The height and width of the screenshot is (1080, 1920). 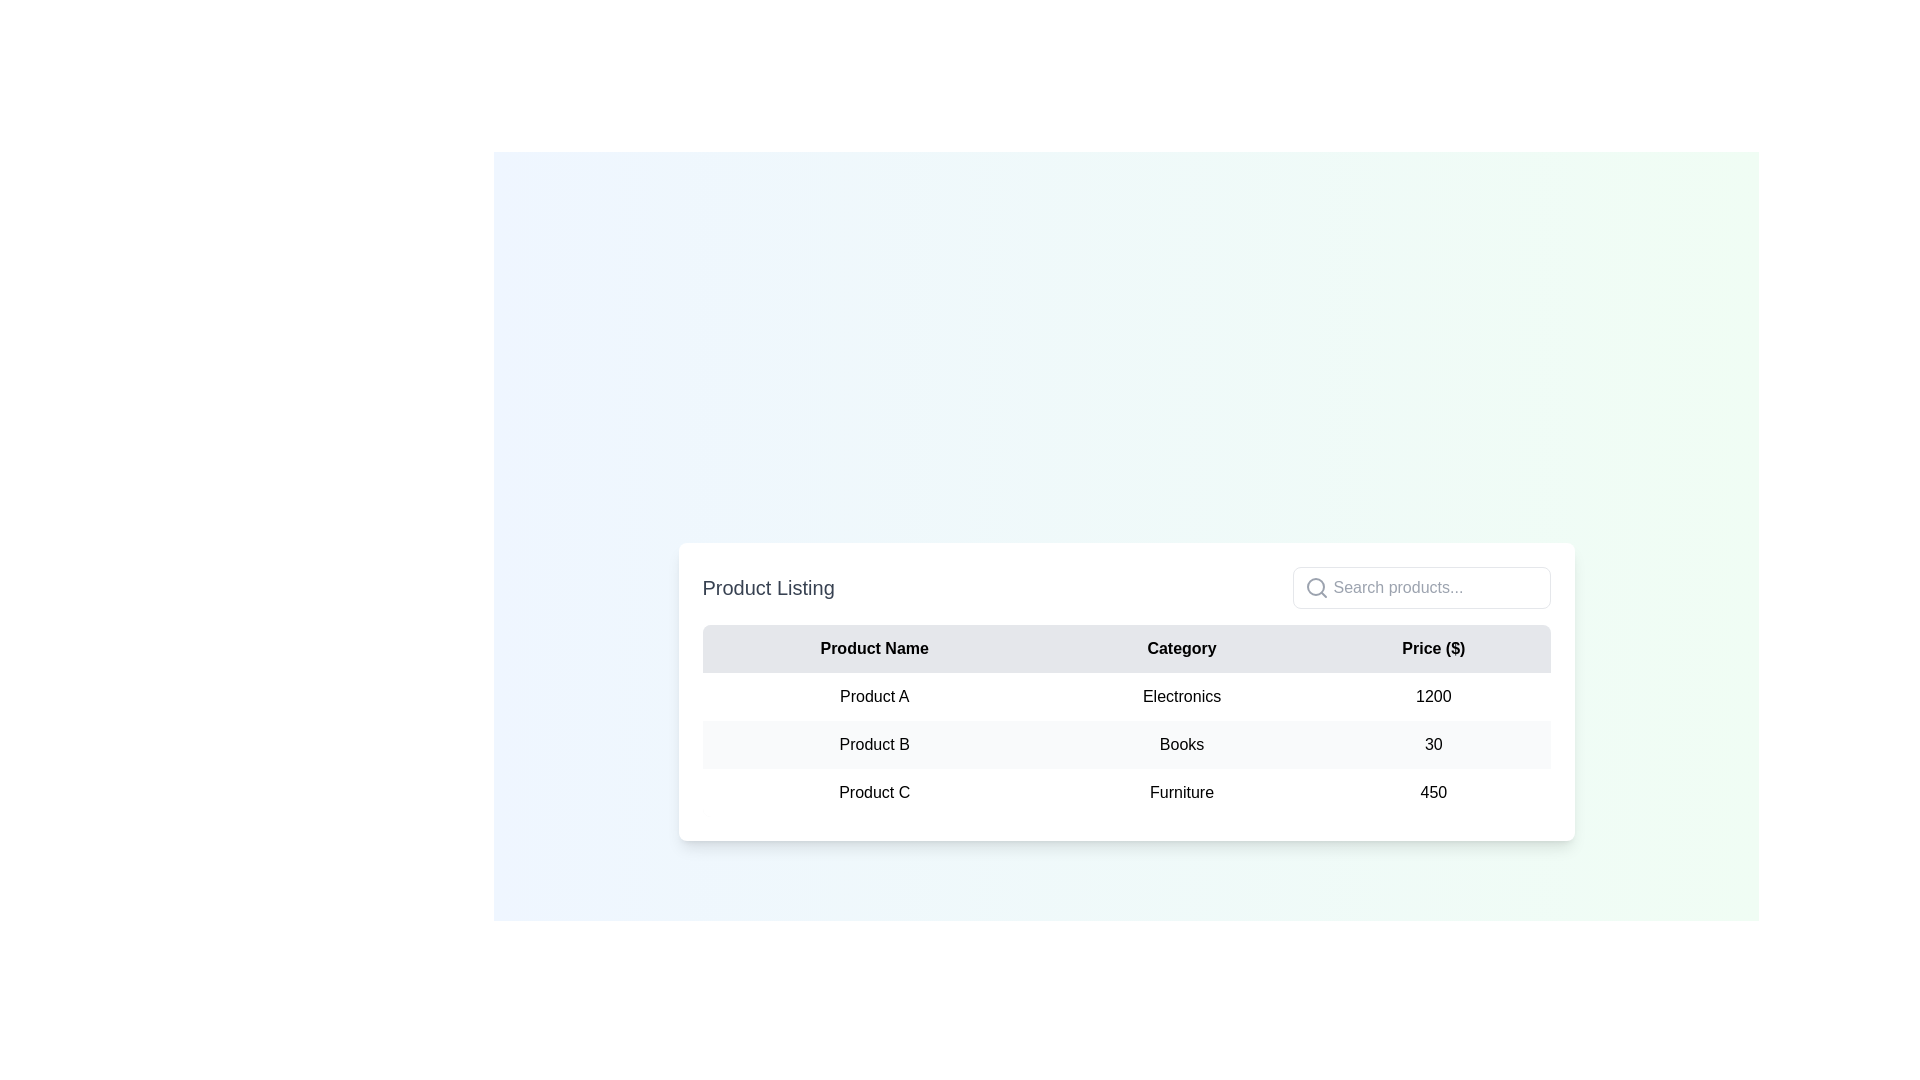 What do you see at coordinates (1432, 696) in the screenshot?
I see `the static text element displaying the price of 'Product A' in the 'Price ($)' column of the second row in the table` at bounding box center [1432, 696].